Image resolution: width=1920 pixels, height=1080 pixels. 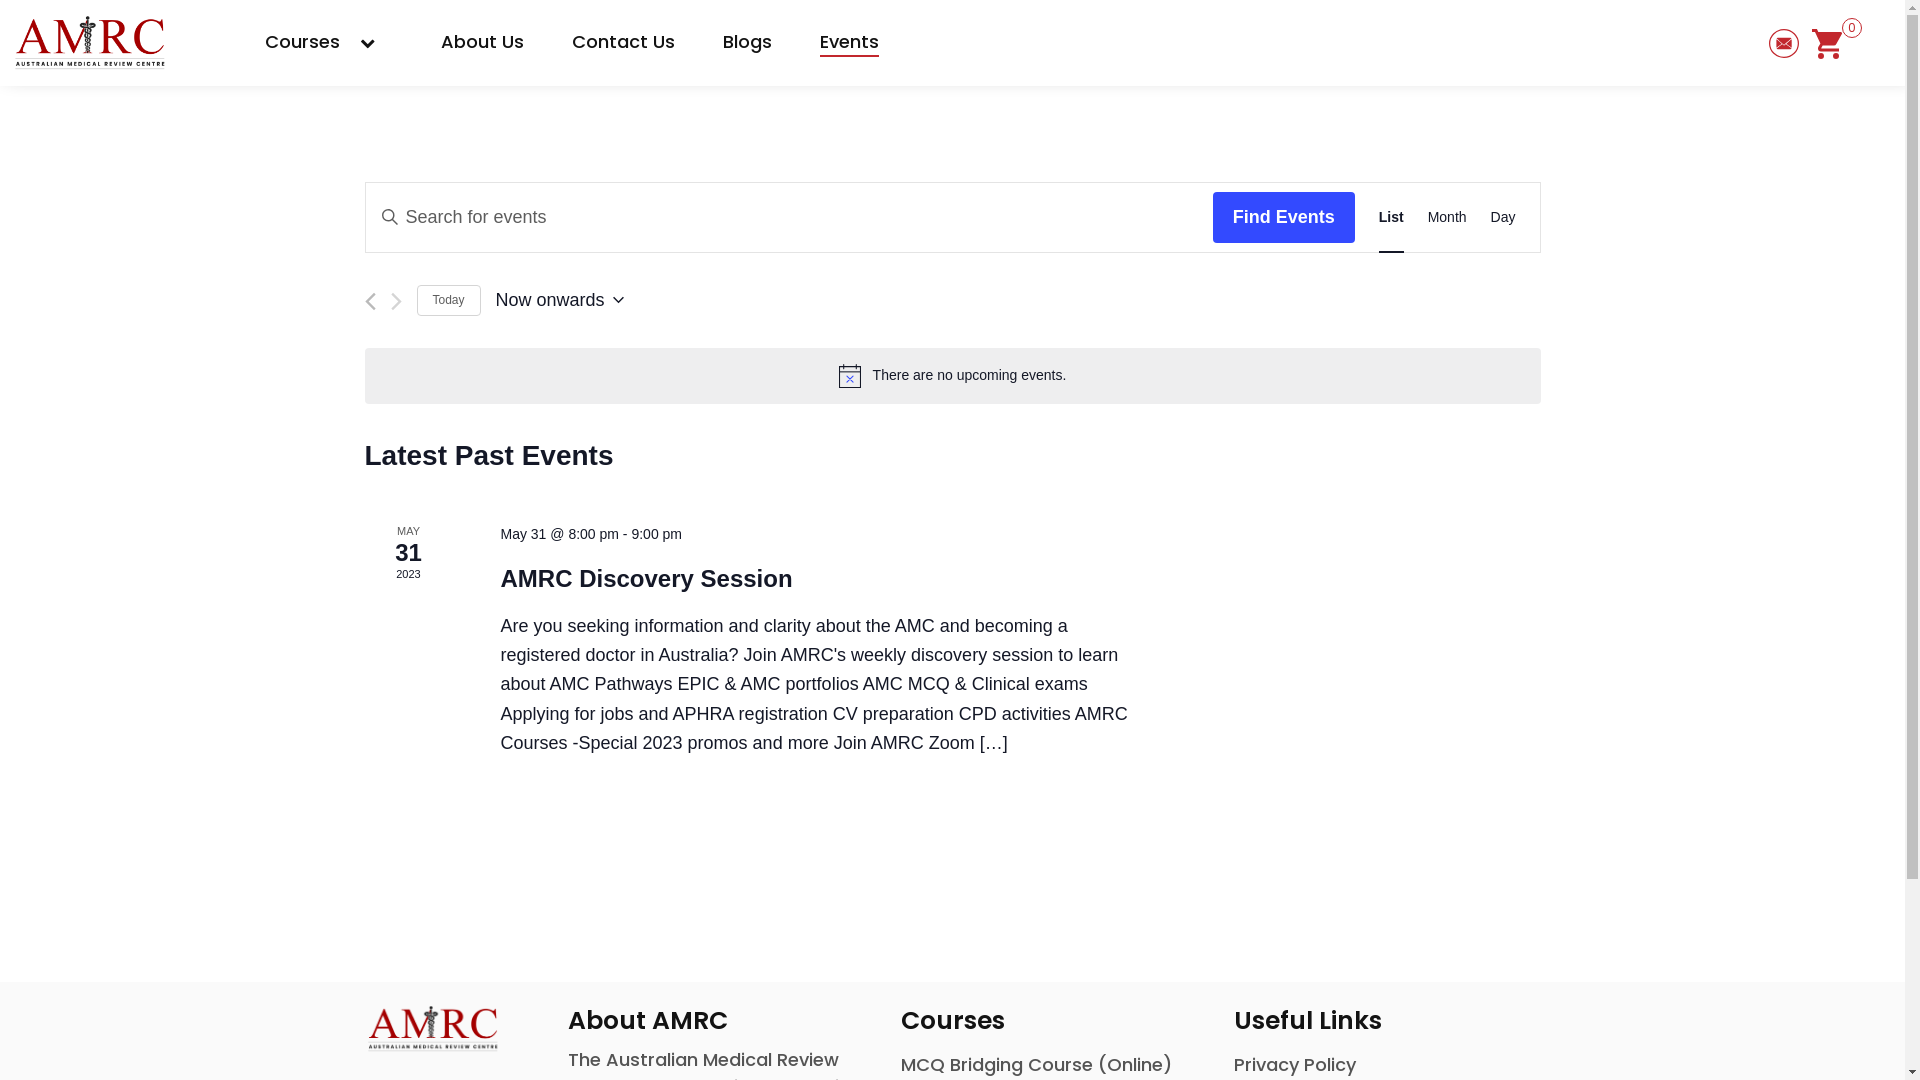 I want to click on 'About Us', so click(x=482, y=41).